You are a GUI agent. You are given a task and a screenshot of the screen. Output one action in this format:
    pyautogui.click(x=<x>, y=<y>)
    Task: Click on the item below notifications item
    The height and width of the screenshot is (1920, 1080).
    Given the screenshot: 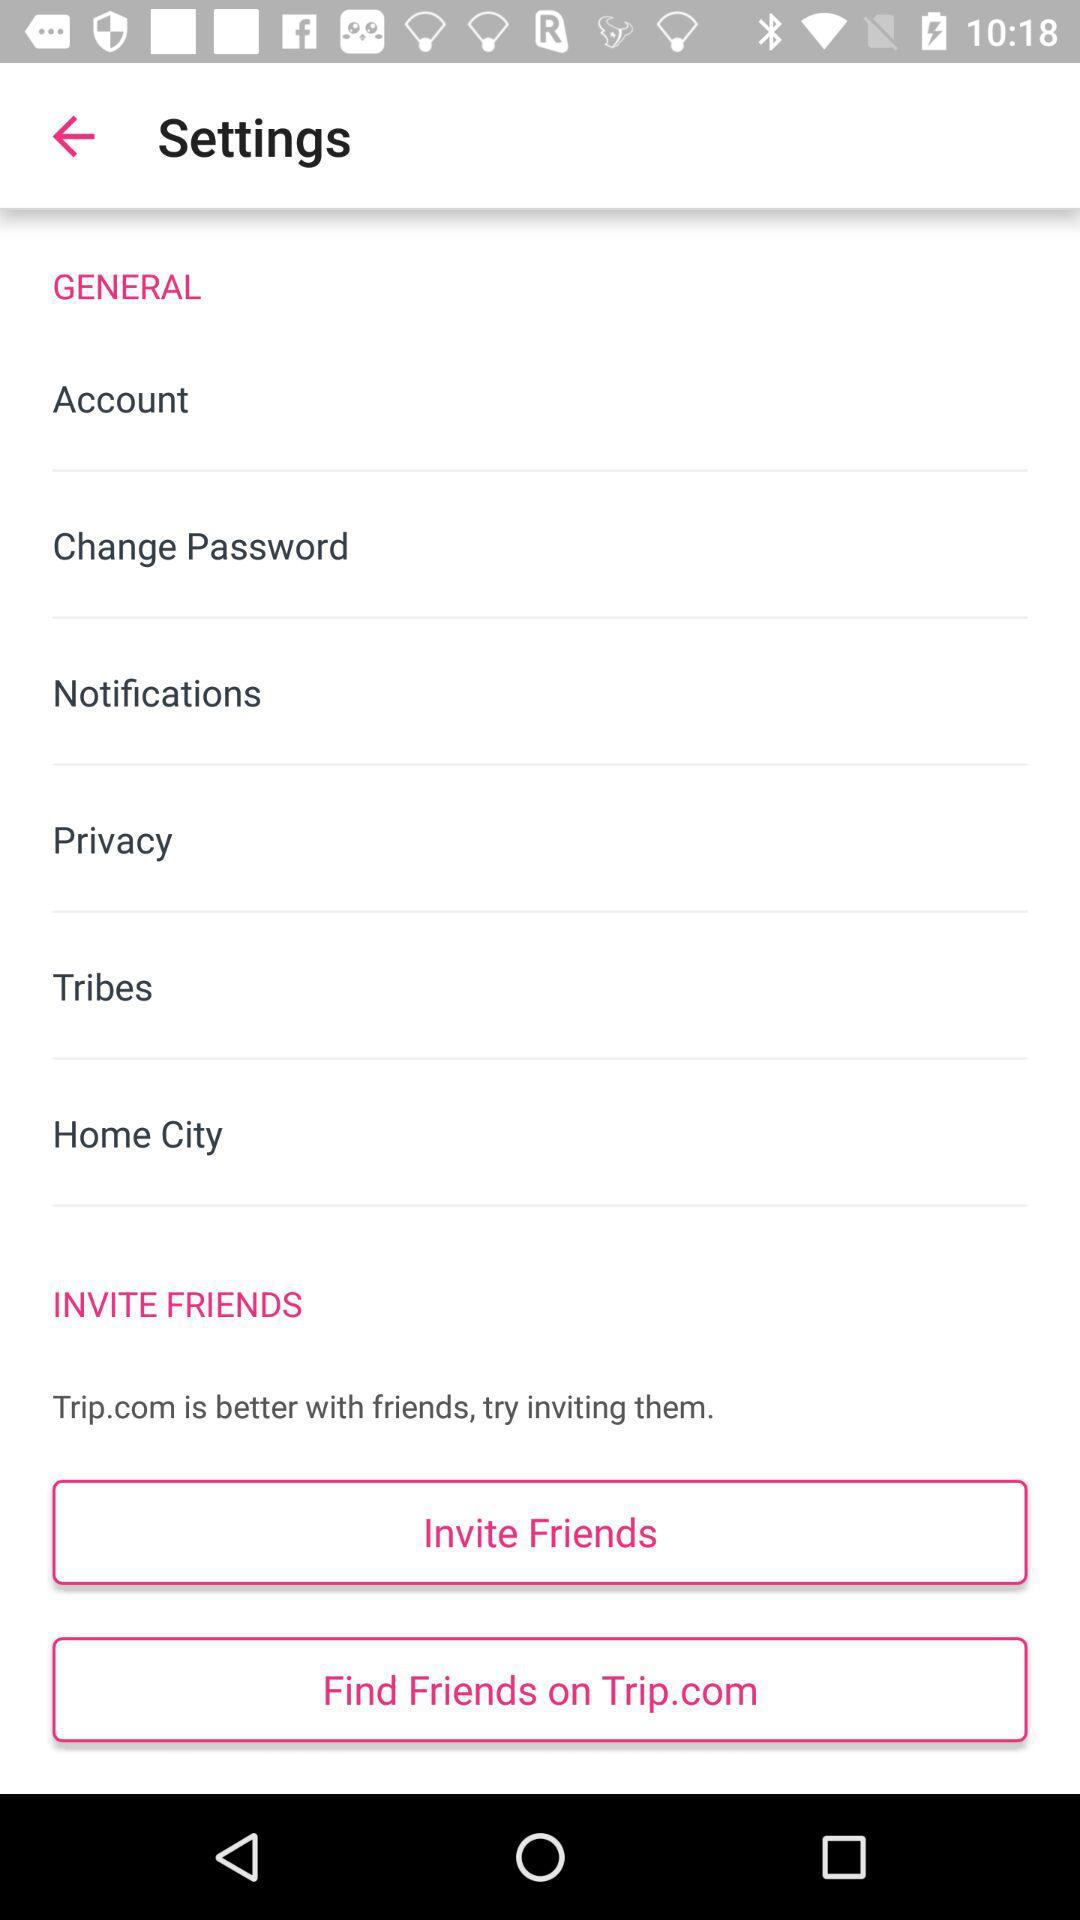 What is the action you would take?
    pyautogui.click(x=540, y=839)
    